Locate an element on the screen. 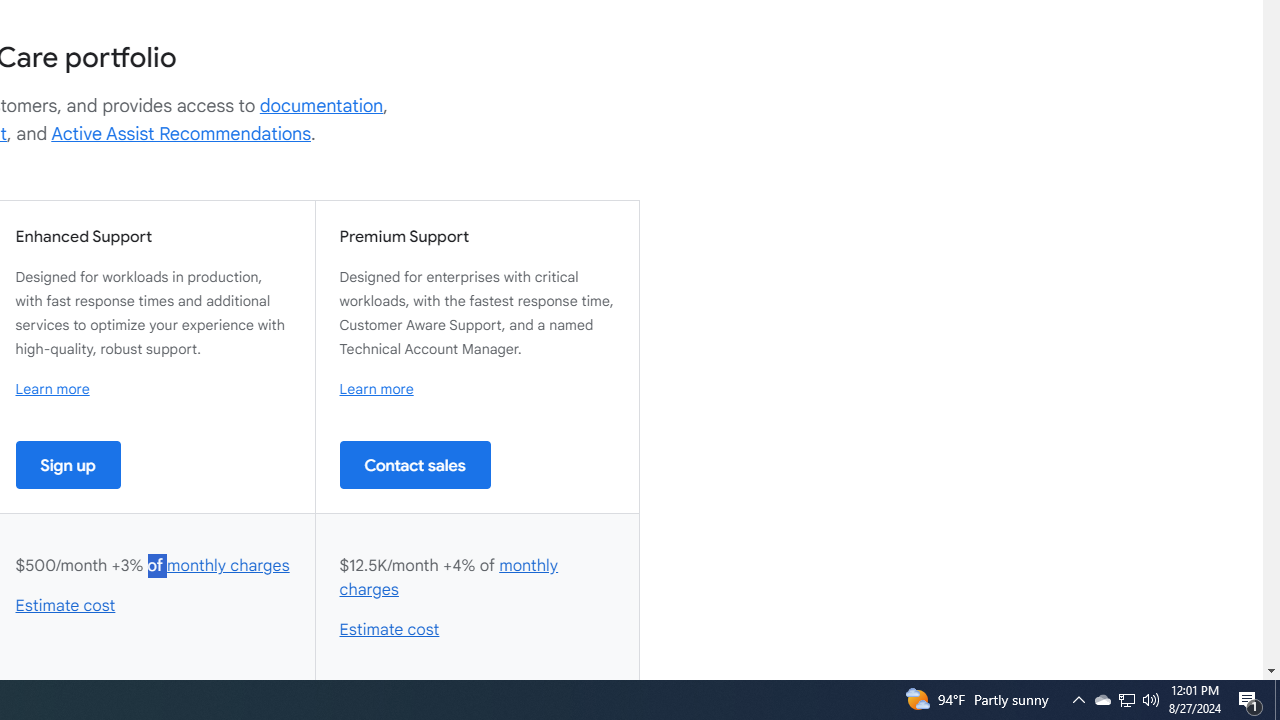 The image size is (1280, 720). 'Contact sales' is located at coordinates (414, 464).